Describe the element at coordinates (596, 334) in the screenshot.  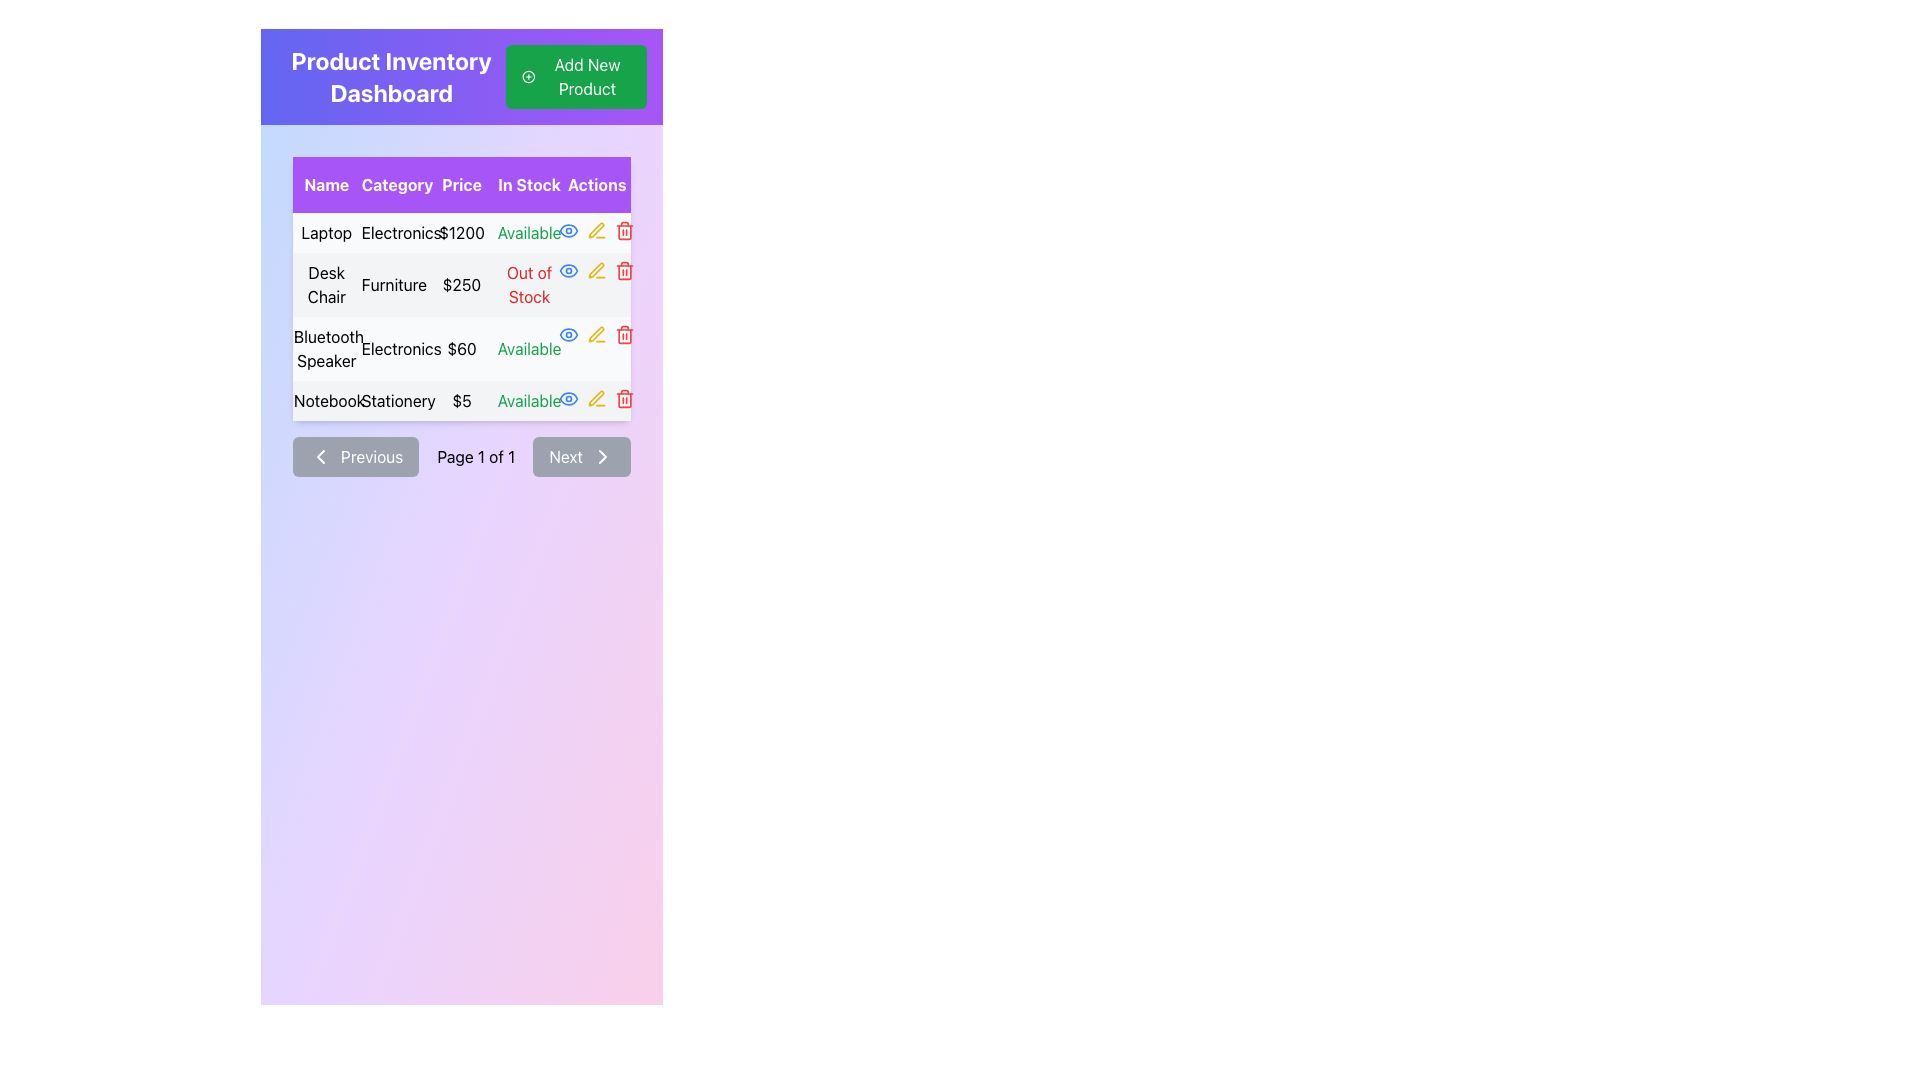
I see `the pencil icon in the 'Actions' column for the product 'Bluetooth Speaker' to change its color` at that location.